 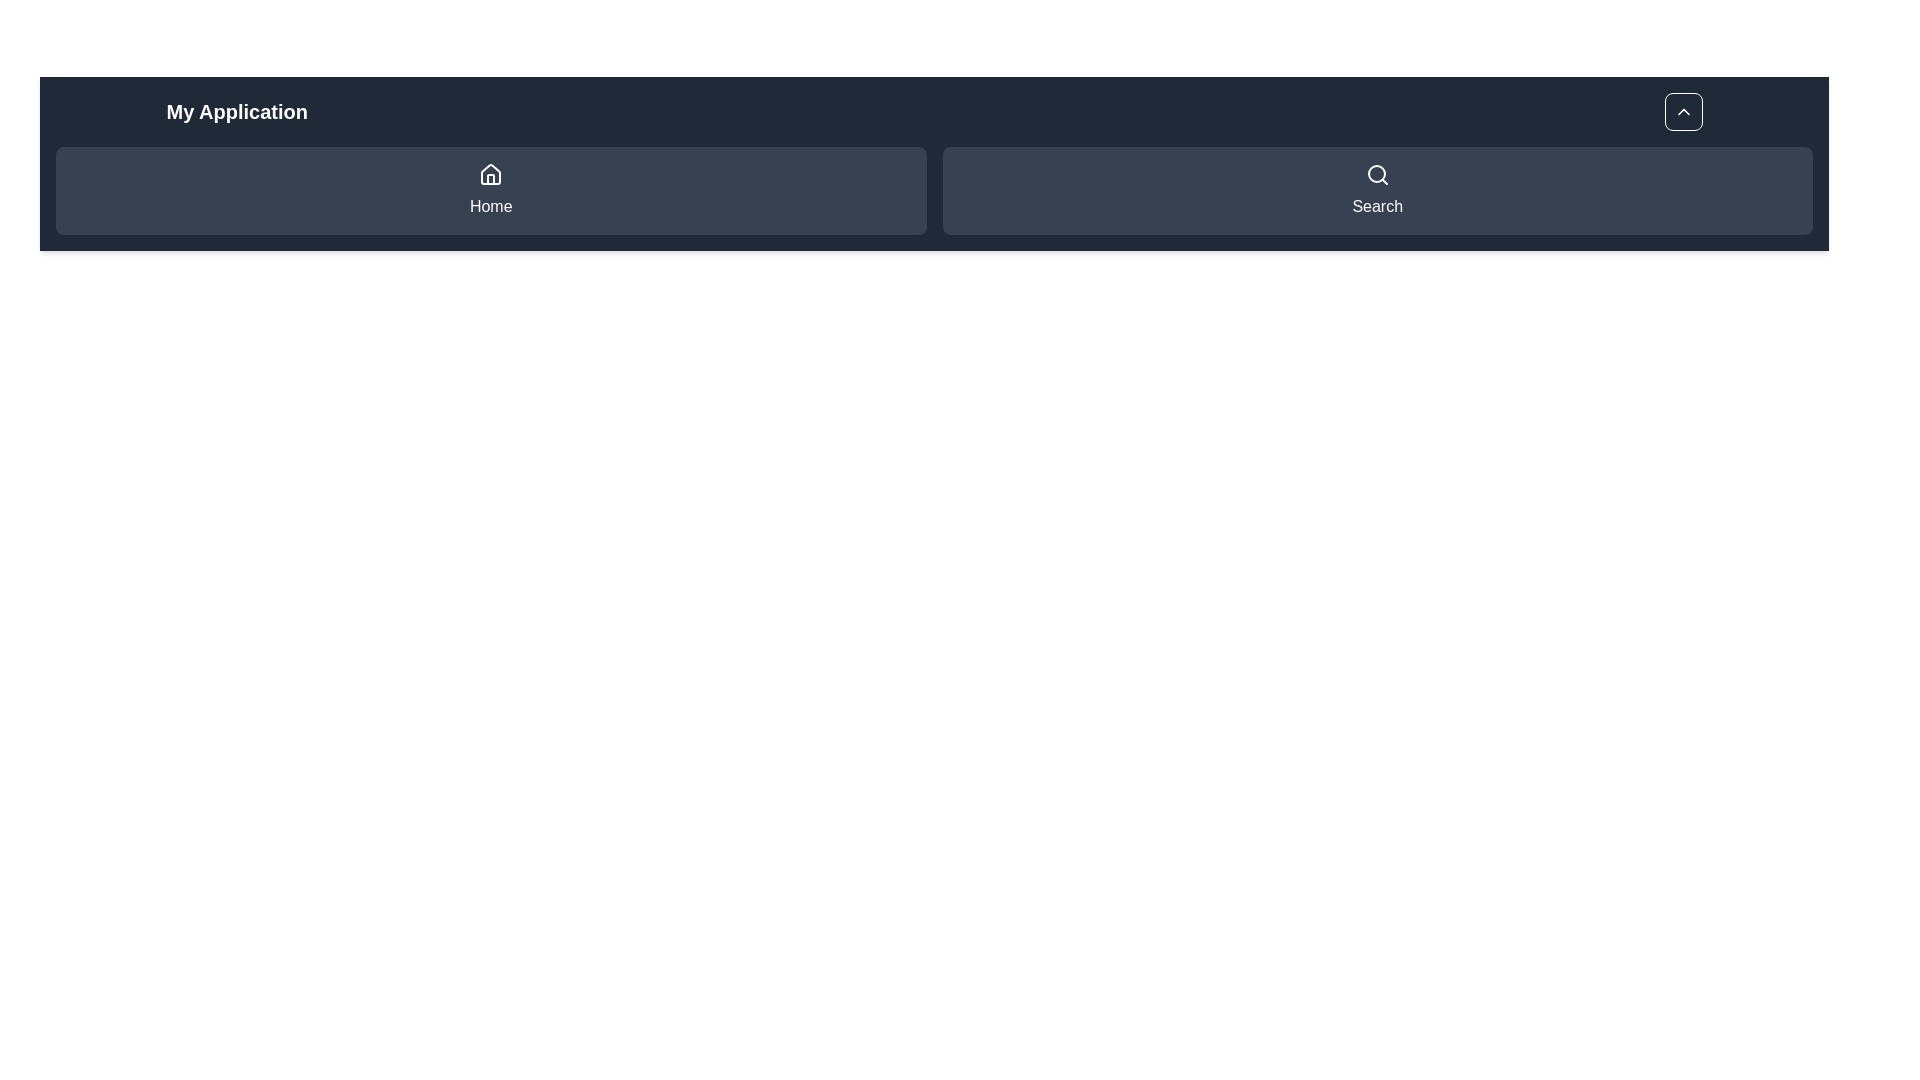 What do you see at coordinates (491, 173) in the screenshot?
I see `the house icon in the navigation bar labeled 'Home', which features a minimalistic design with a gable roof and rounded strokes` at bounding box center [491, 173].